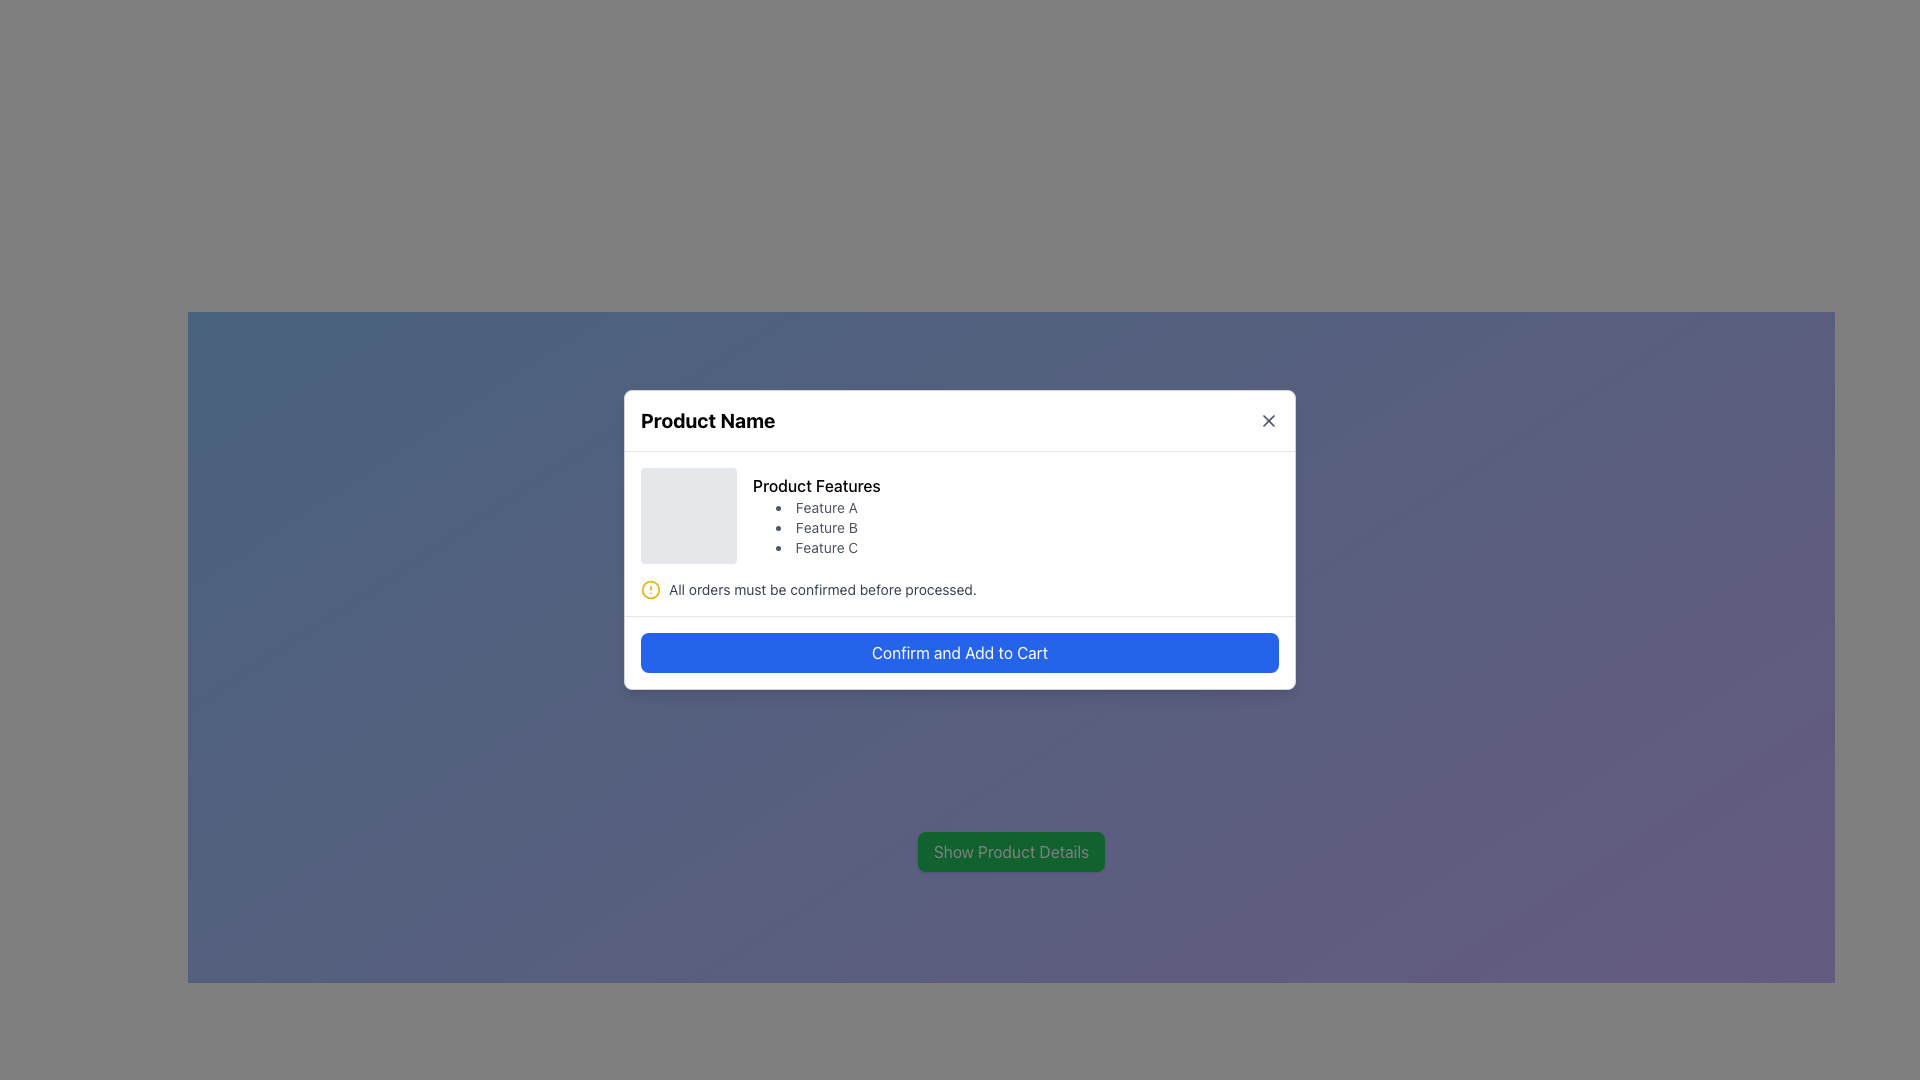 This screenshot has width=1920, height=1080. What do you see at coordinates (1267, 419) in the screenshot?
I see `the close button located at the top-right corner of the modal window` at bounding box center [1267, 419].